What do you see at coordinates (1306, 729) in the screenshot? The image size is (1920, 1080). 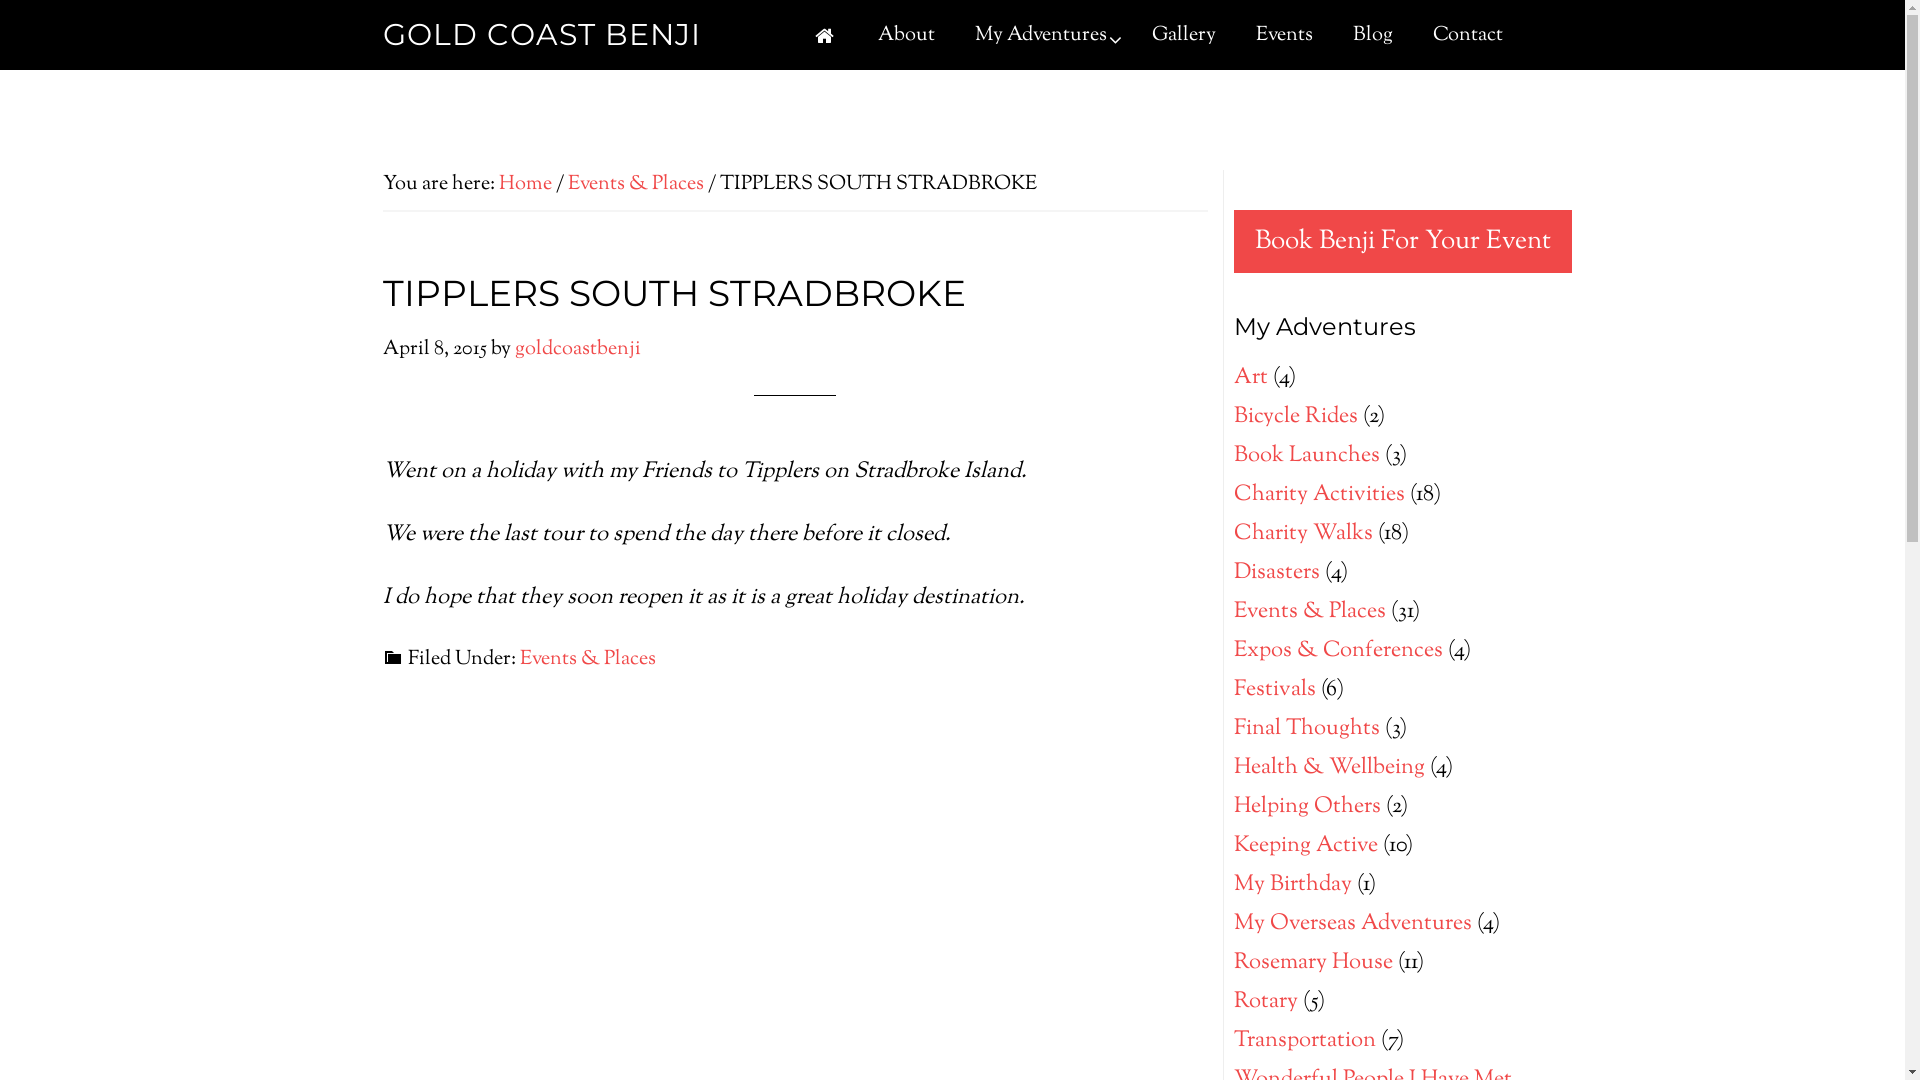 I see `'Final Thoughts'` at bounding box center [1306, 729].